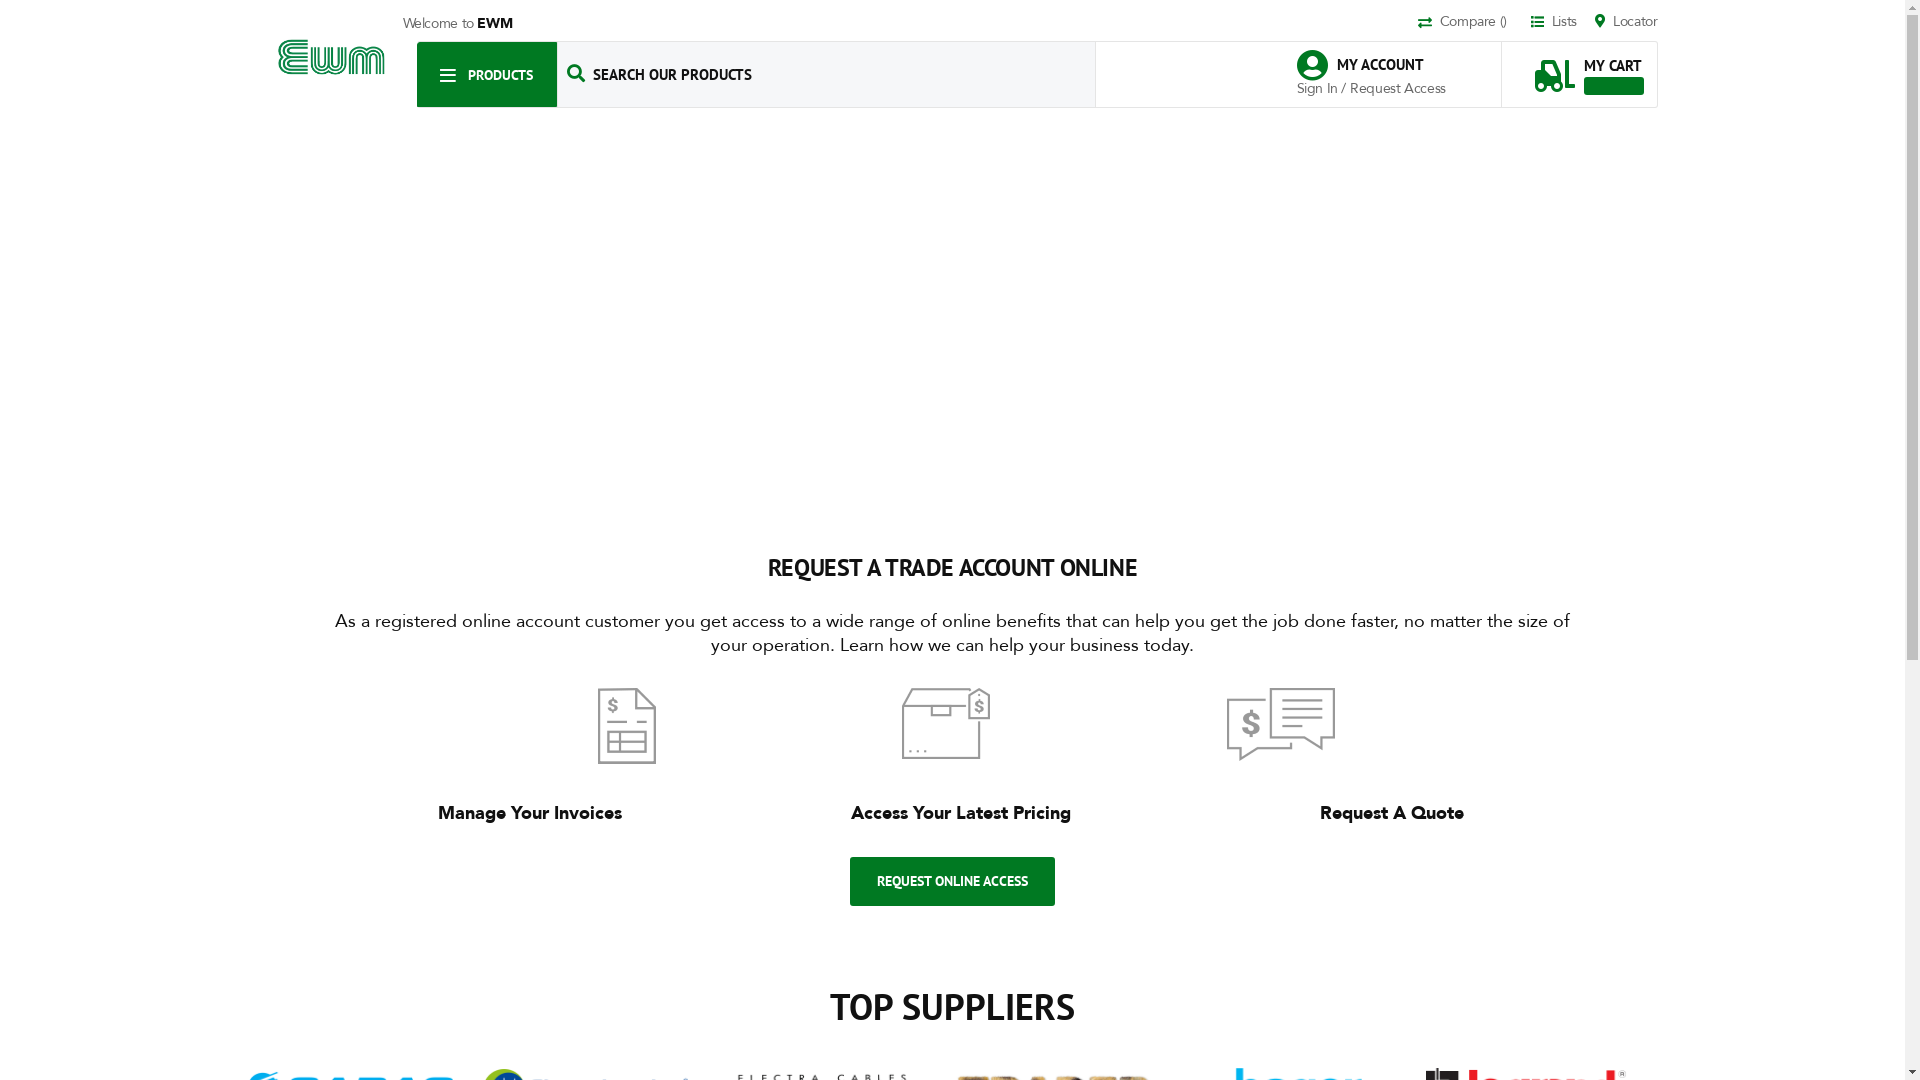  What do you see at coordinates (1472, 23) in the screenshot?
I see `'Compare'` at bounding box center [1472, 23].